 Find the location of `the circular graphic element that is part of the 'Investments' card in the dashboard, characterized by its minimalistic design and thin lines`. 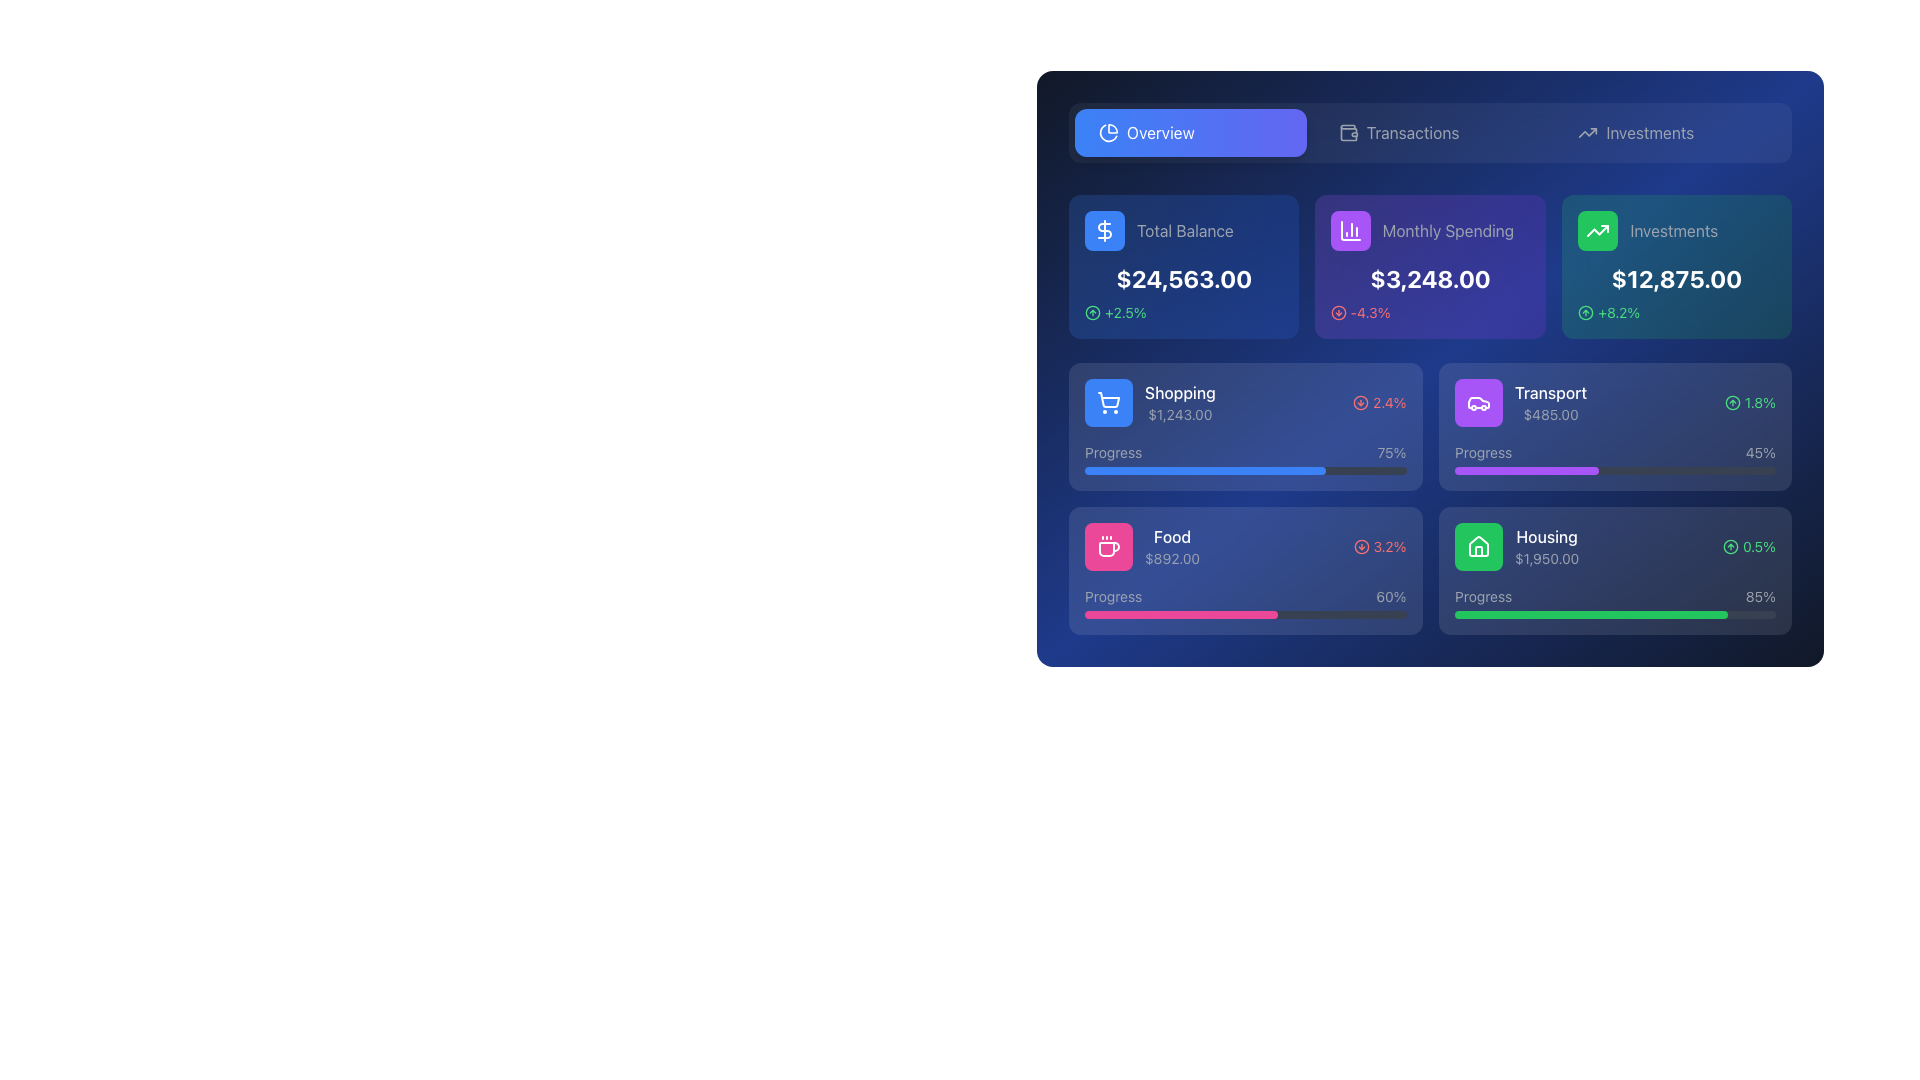

the circular graphic element that is part of the 'Investments' card in the dashboard, characterized by its minimalistic design and thin lines is located at coordinates (1584, 312).